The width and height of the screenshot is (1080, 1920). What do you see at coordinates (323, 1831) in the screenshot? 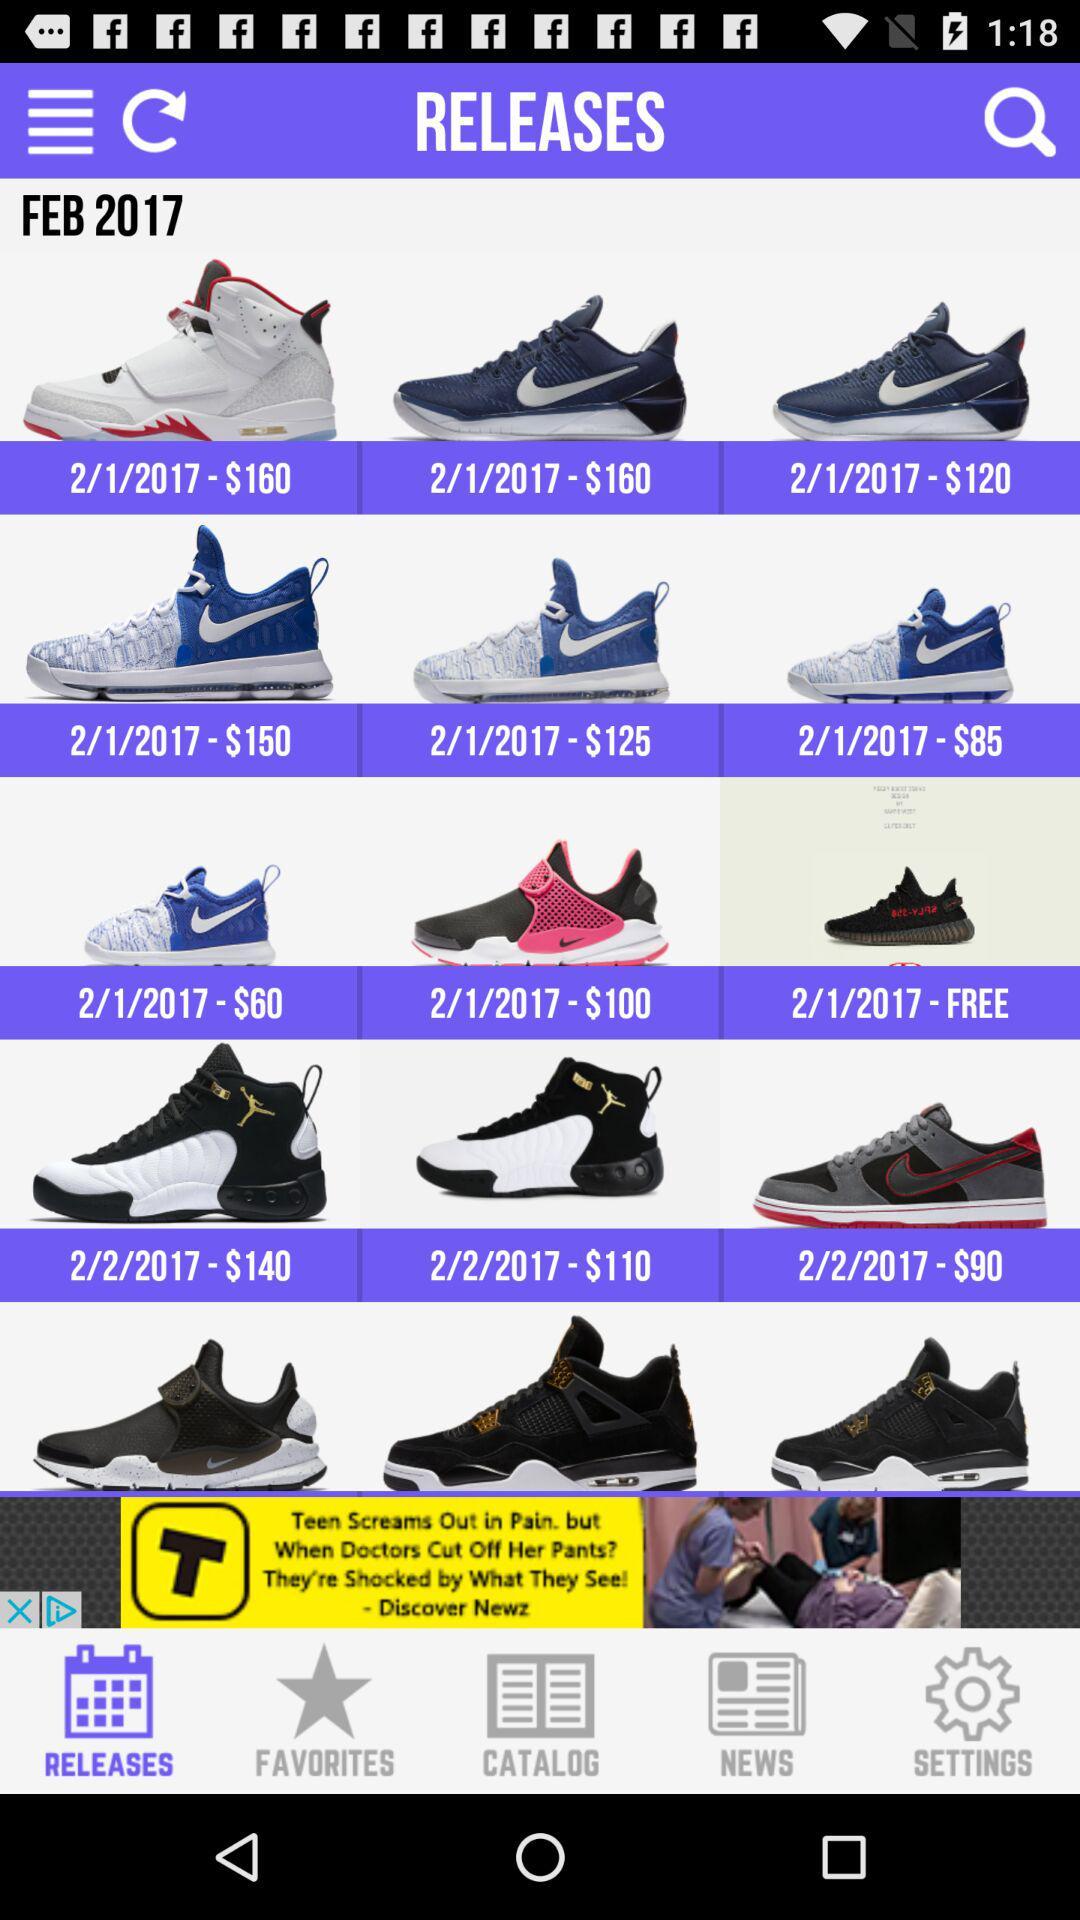
I see `the star icon` at bounding box center [323, 1831].